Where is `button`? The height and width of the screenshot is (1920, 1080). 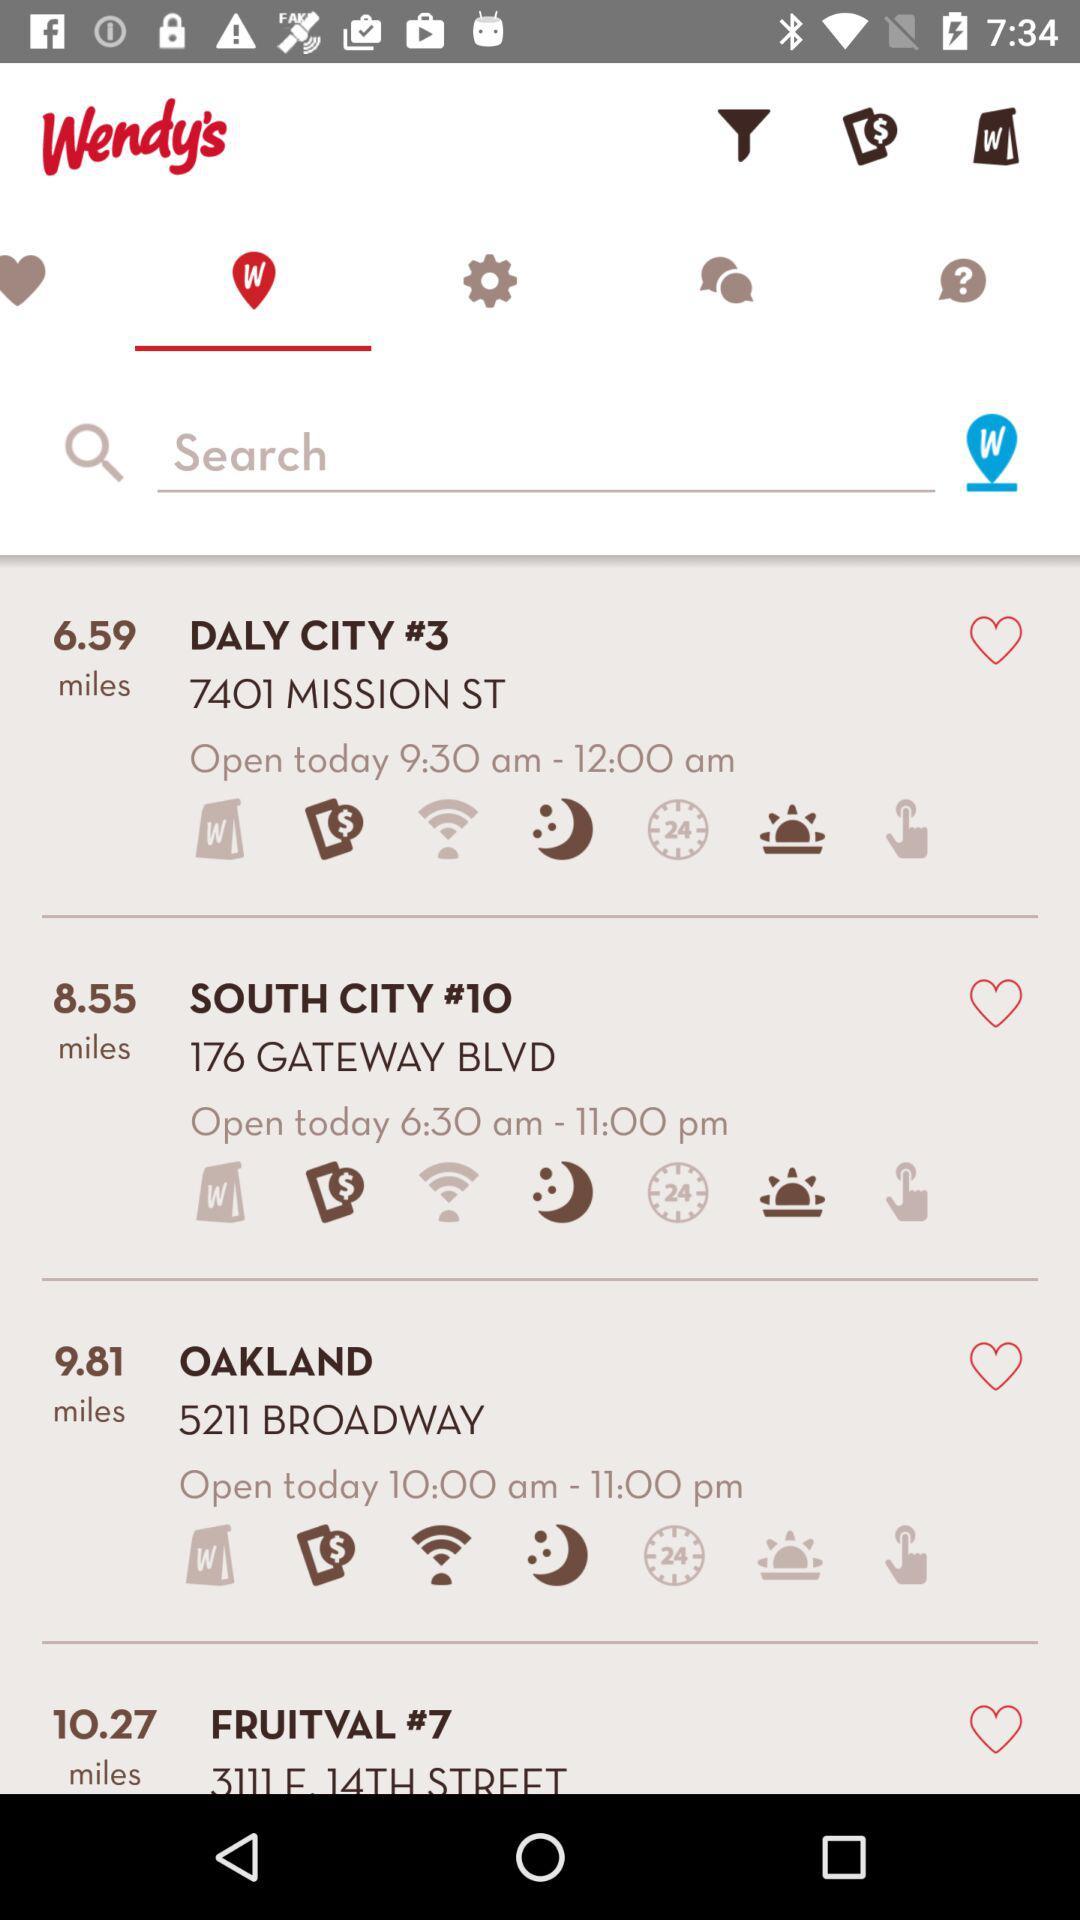 button is located at coordinates (995, 637).